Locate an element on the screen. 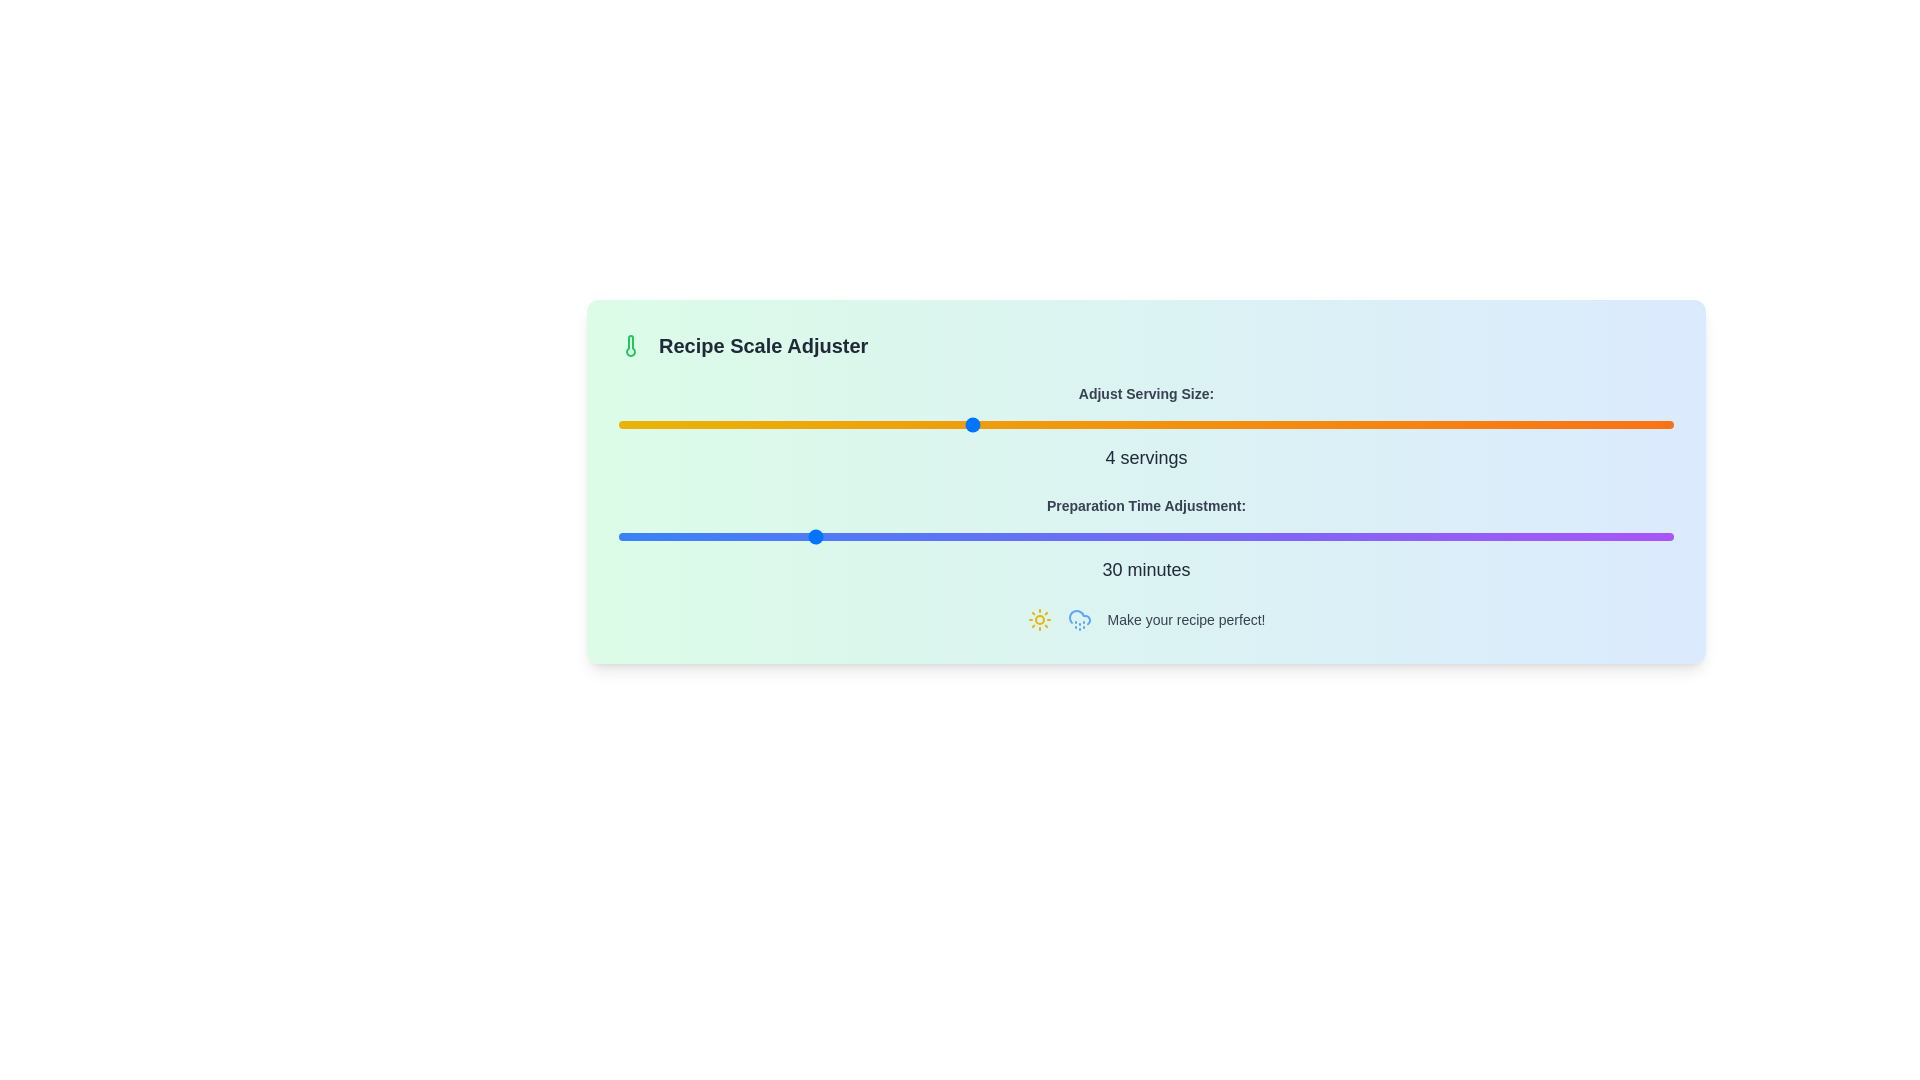 This screenshot has height=1080, width=1920. the temperature or scale adjustment icon located to the left of the 'Recipe Scale Adjuster' text is located at coordinates (629, 345).